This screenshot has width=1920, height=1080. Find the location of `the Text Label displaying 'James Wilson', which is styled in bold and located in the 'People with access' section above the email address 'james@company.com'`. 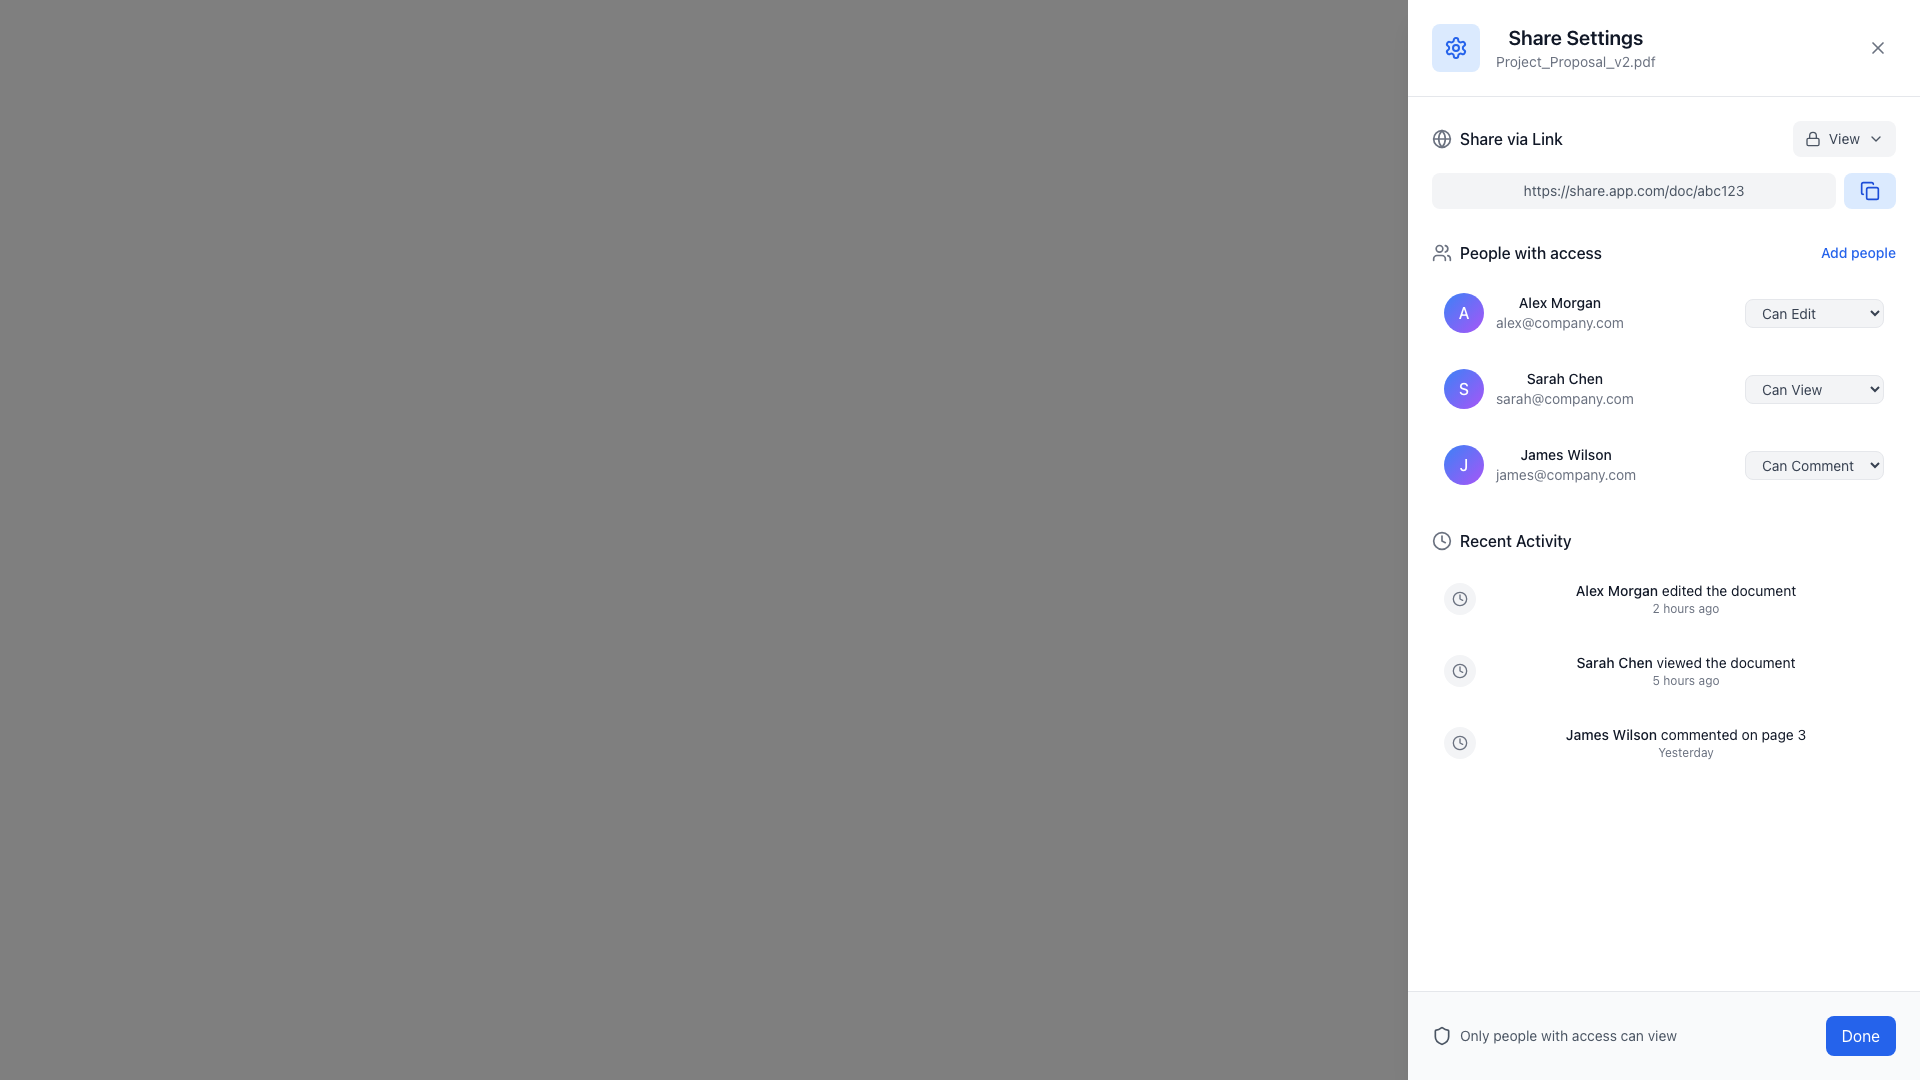

the Text Label displaying 'James Wilson', which is styled in bold and located in the 'People with access' section above the email address 'james@company.com' is located at coordinates (1565, 455).